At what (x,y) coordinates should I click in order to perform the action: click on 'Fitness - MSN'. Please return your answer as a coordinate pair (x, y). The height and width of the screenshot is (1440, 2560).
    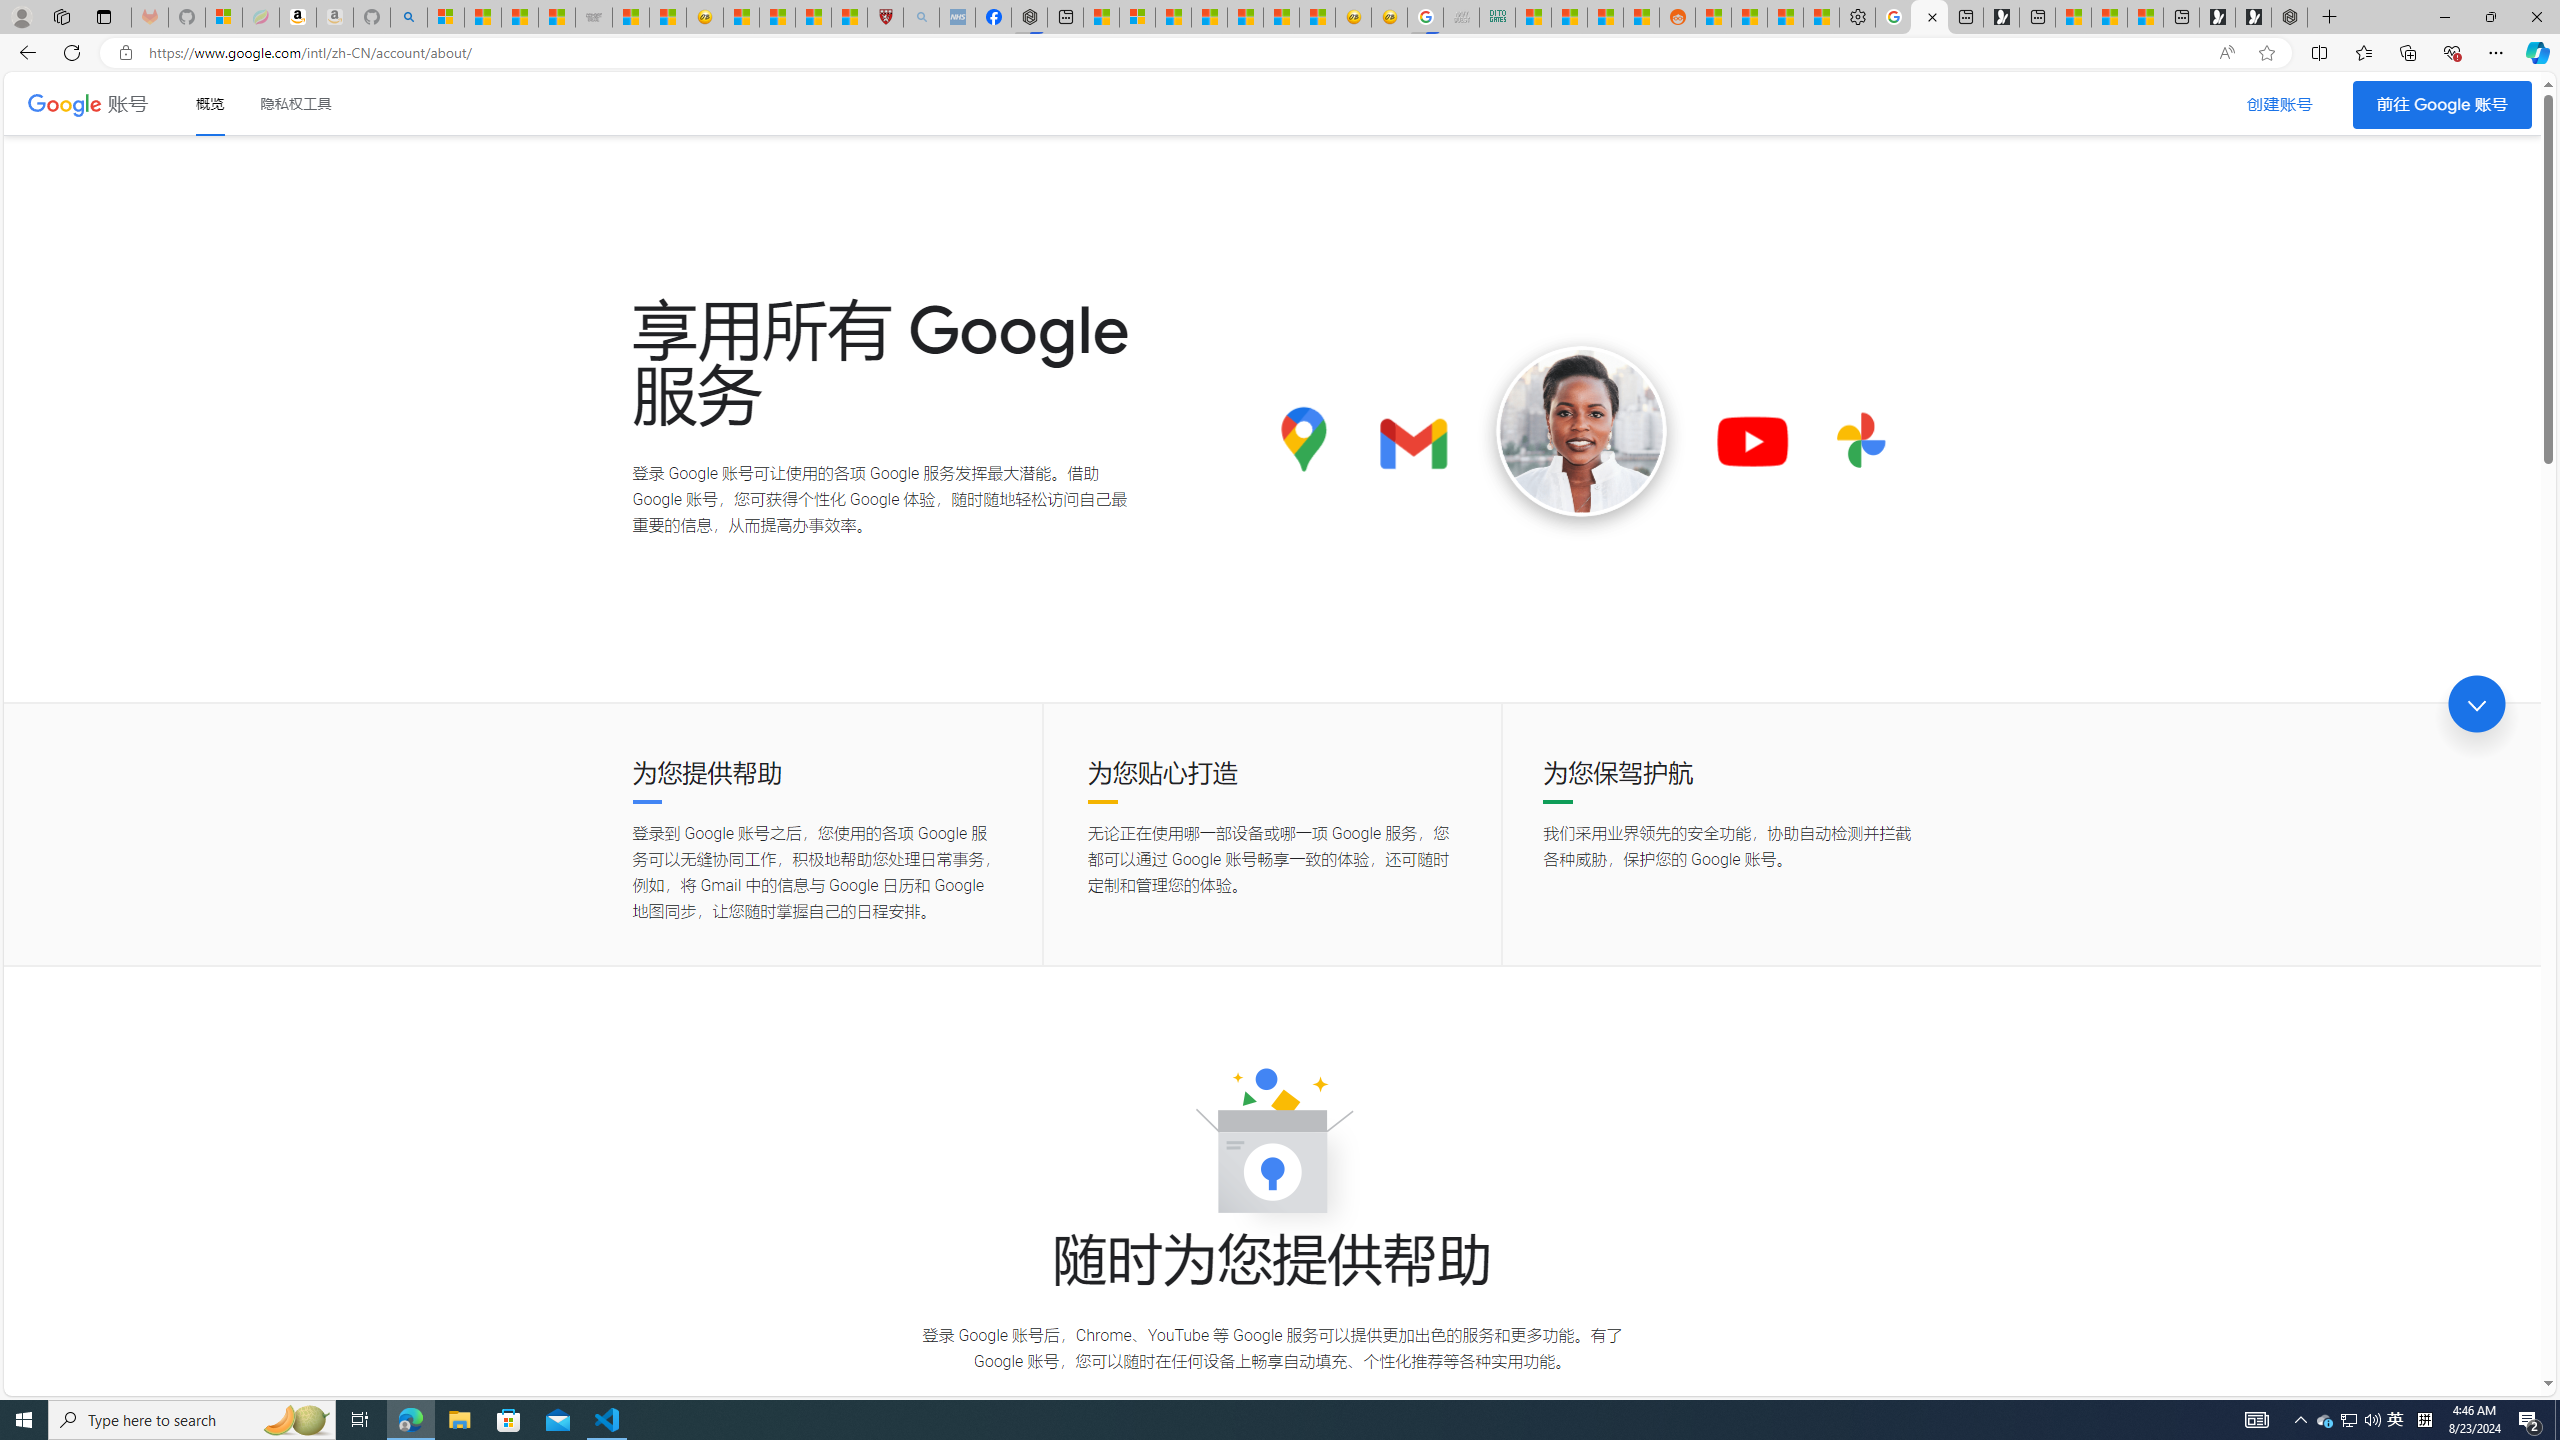
    Looking at the image, I should click on (1244, 16).